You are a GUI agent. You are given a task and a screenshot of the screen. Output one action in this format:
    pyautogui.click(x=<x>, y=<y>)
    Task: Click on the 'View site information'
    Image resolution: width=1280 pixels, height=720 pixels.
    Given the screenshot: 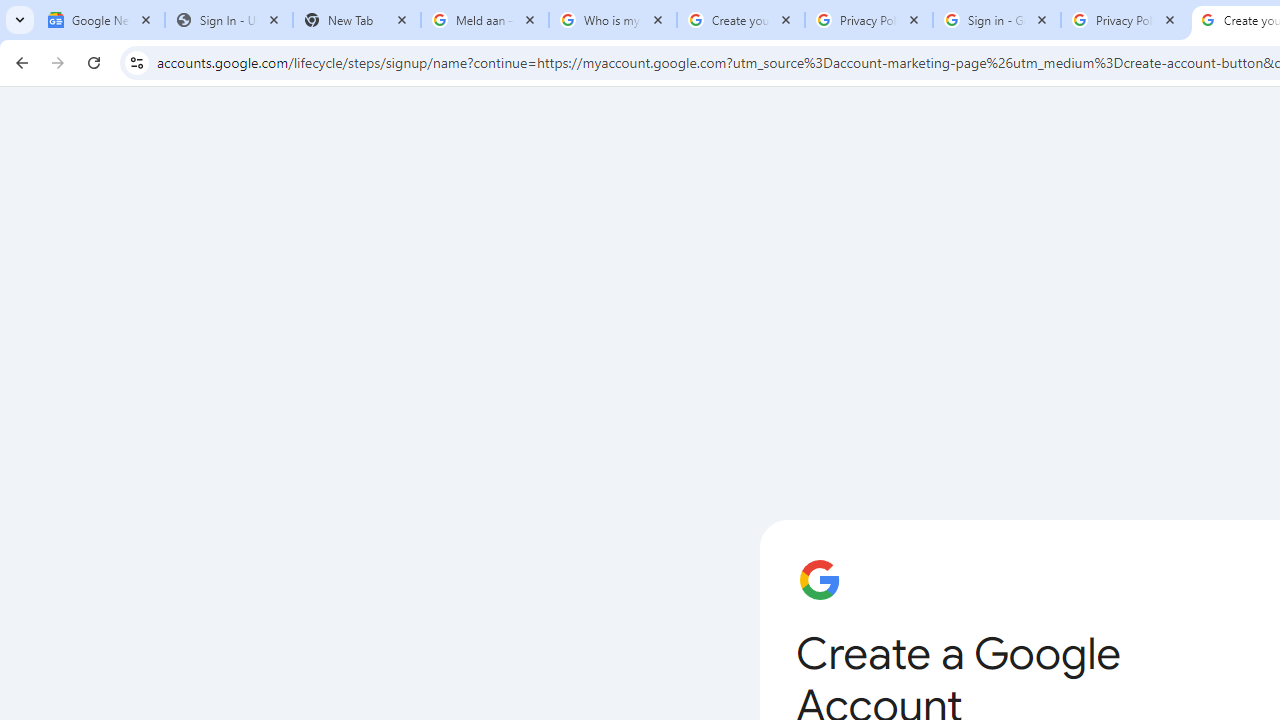 What is the action you would take?
    pyautogui.click(x=135, y=61)
    